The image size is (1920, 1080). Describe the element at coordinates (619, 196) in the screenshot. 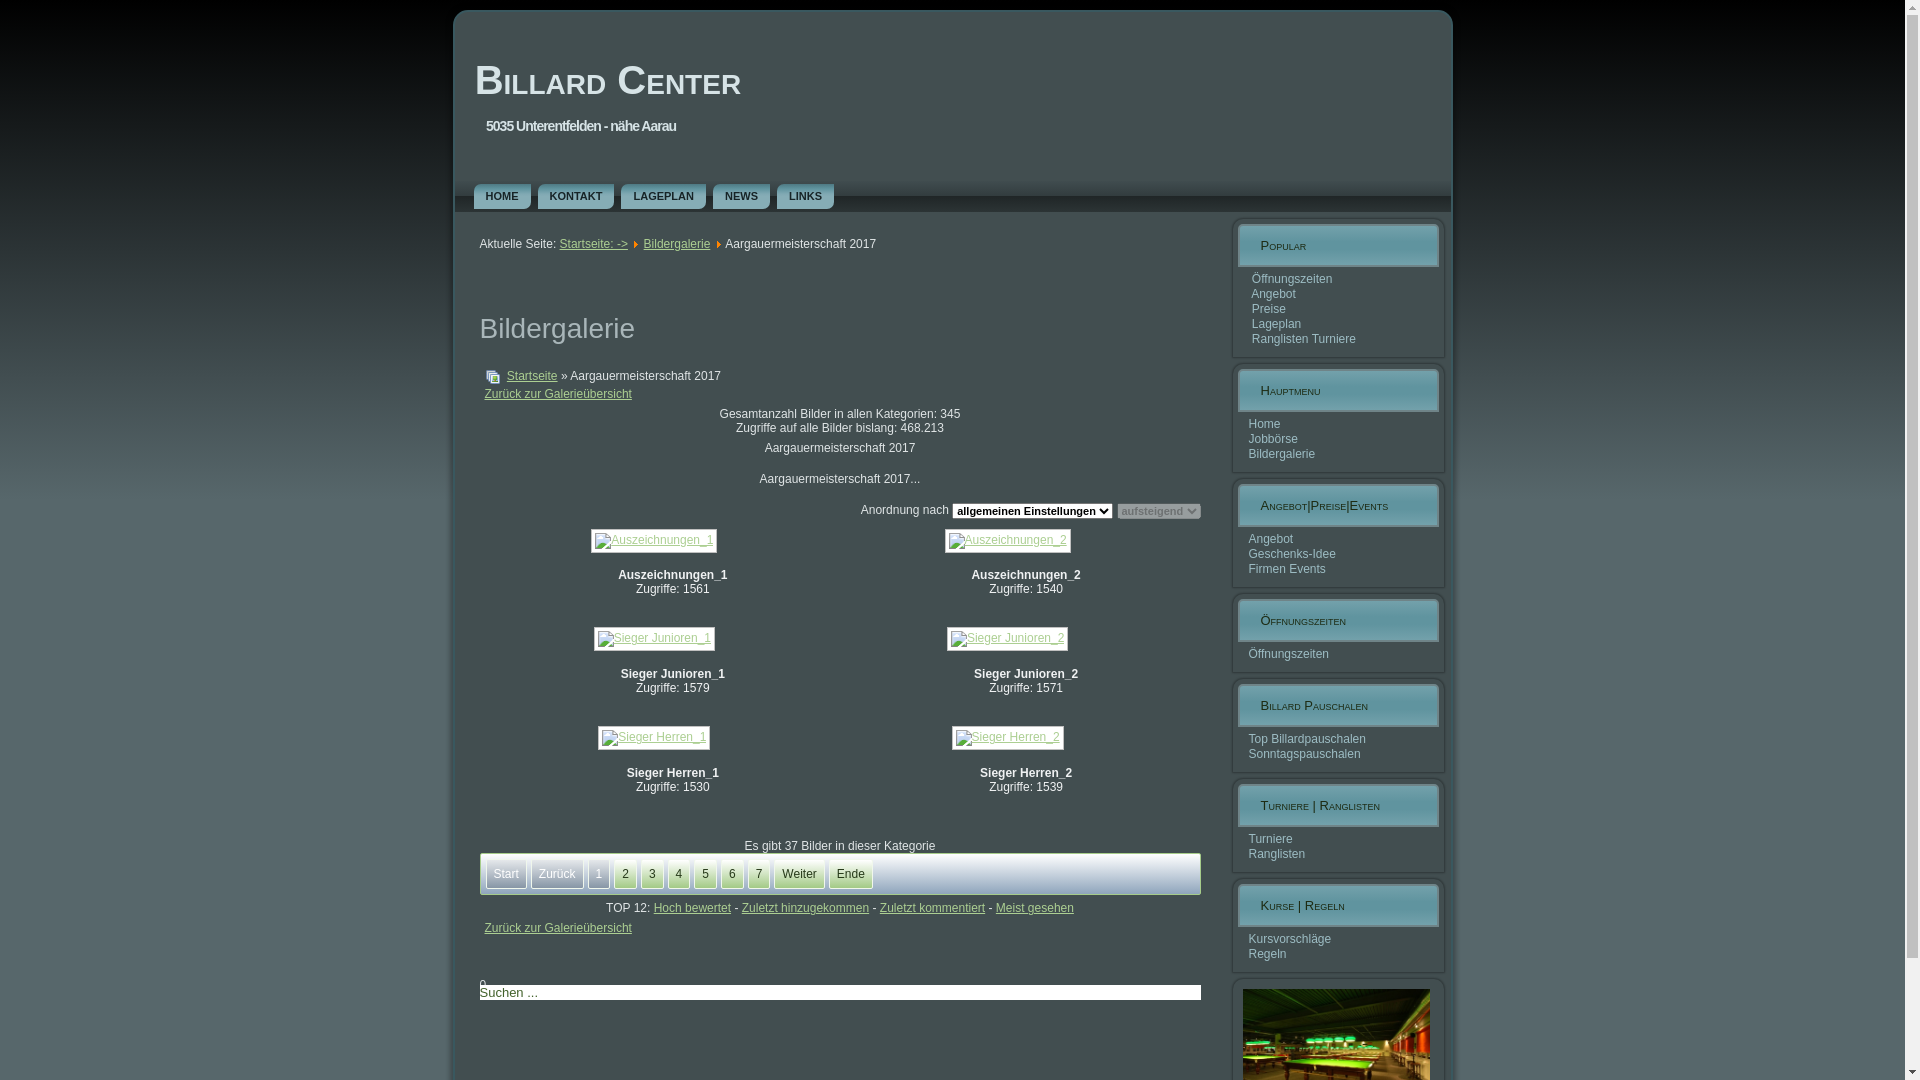

I see `'LAGEPLAN'` at that location.